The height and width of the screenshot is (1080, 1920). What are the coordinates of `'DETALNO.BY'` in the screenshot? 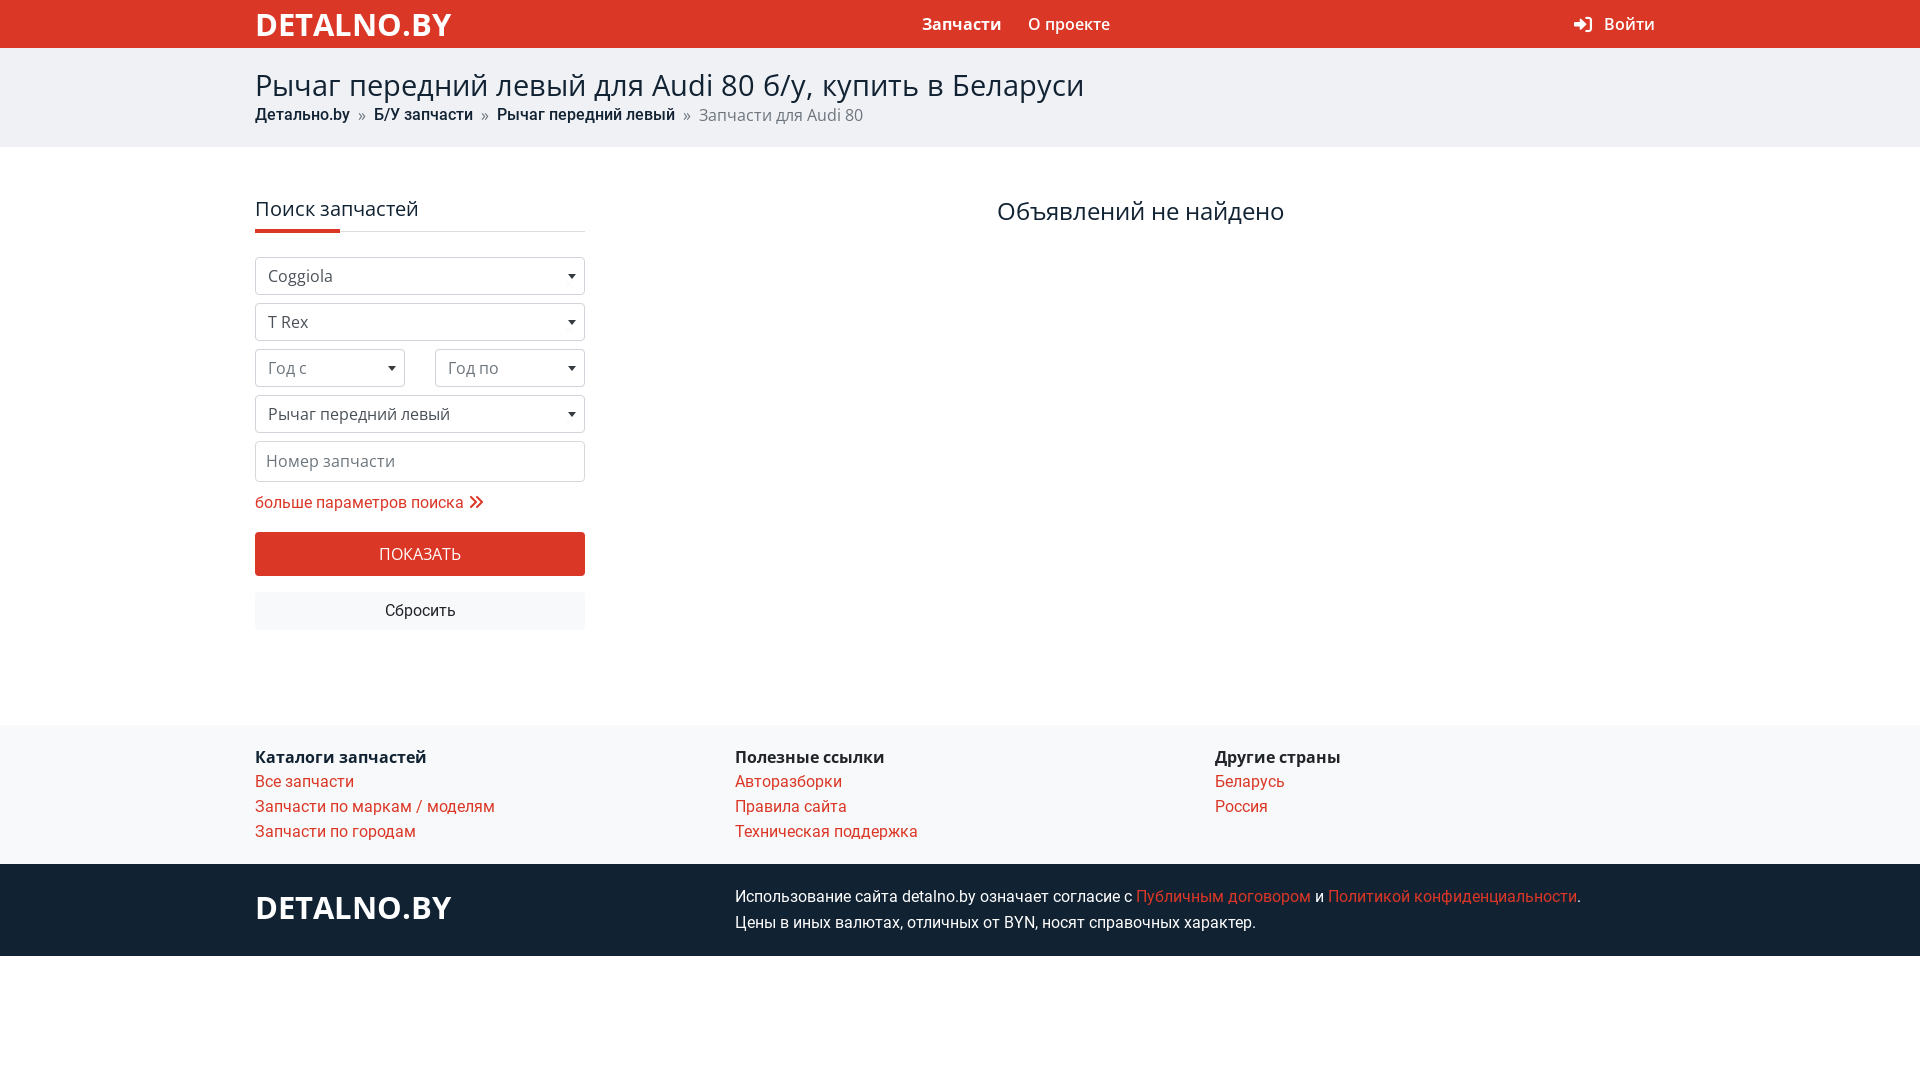 It's located at (253, 23).